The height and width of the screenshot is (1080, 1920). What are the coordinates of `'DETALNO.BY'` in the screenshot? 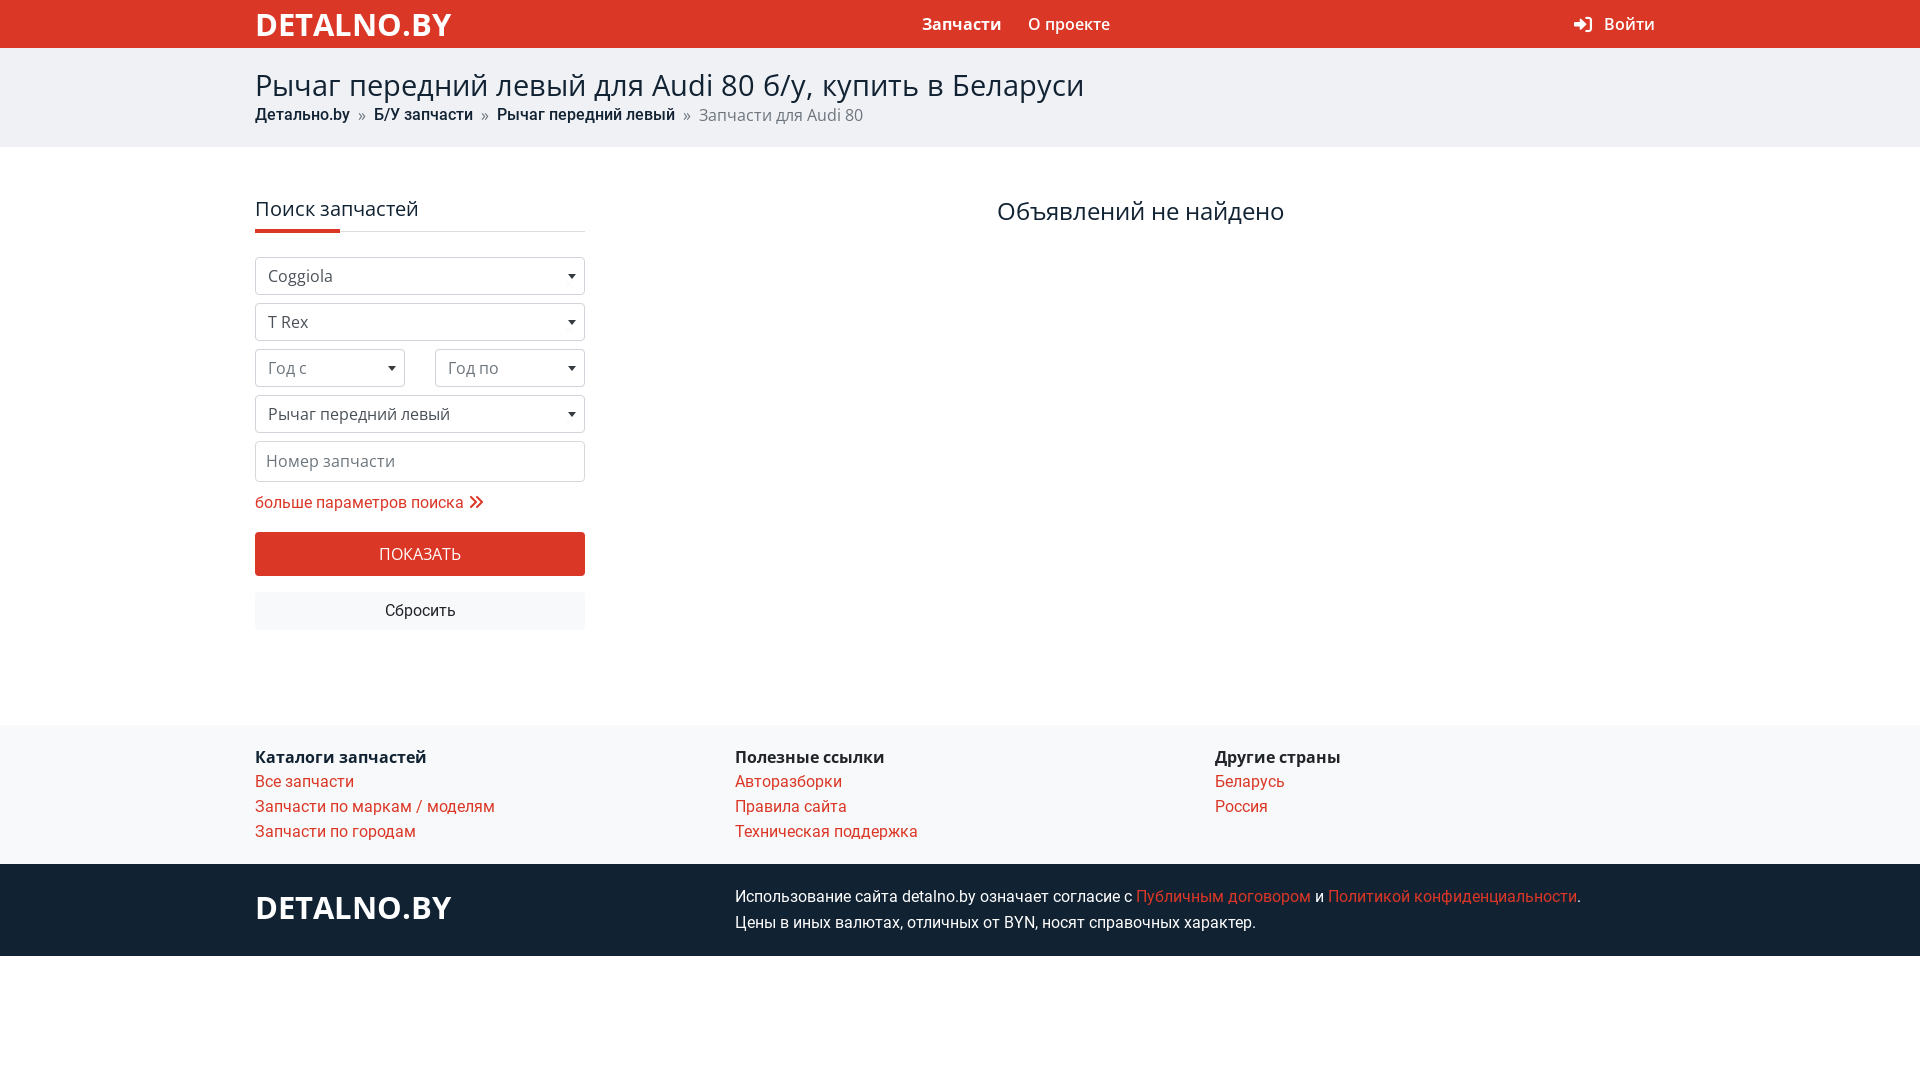 It's located at (253, 23).